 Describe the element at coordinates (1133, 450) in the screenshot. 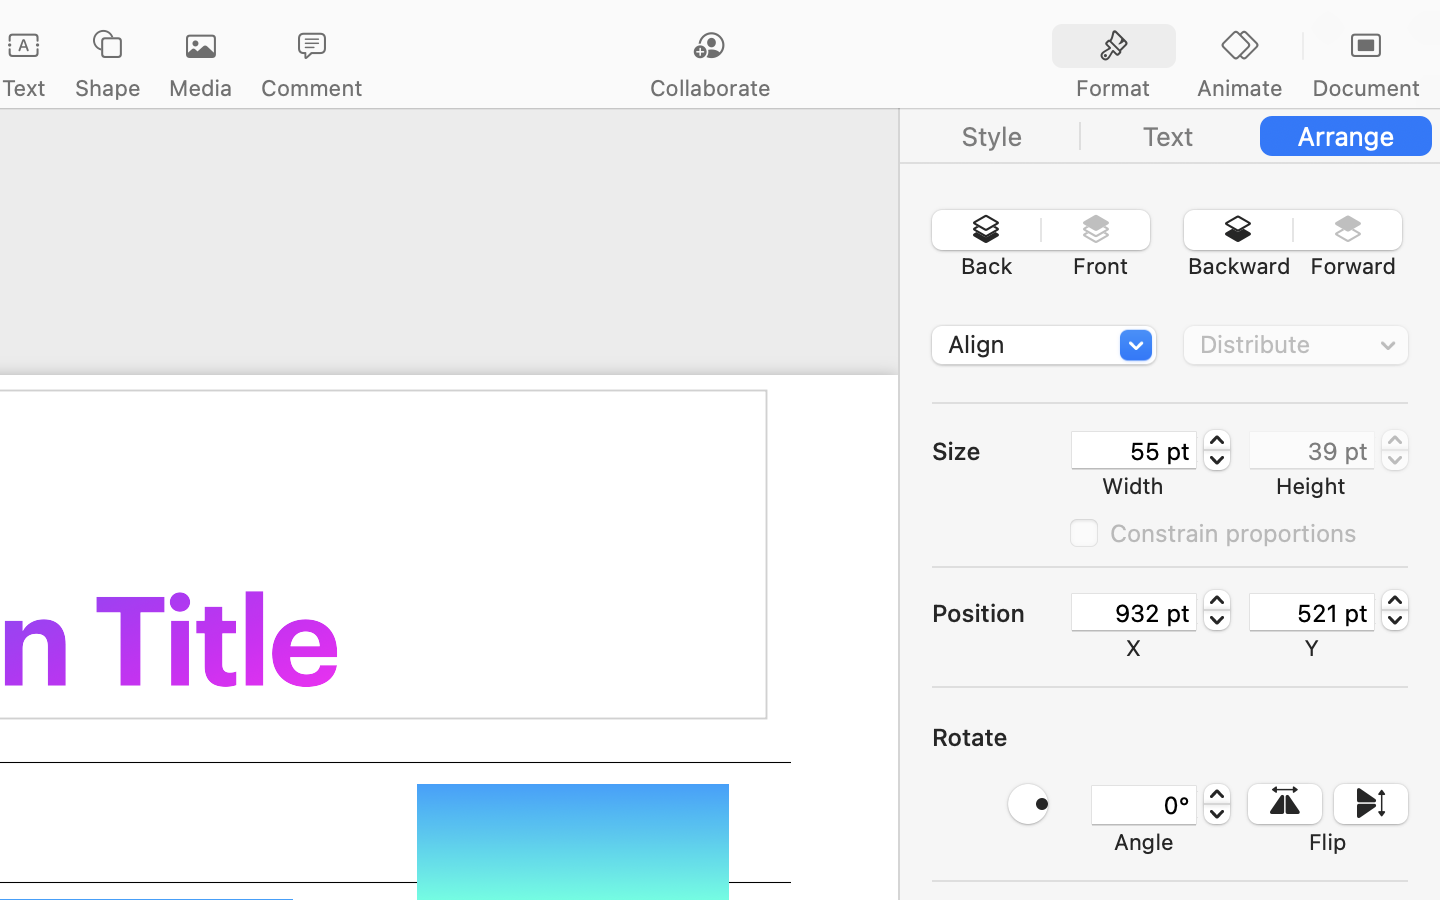

I see `'55 pt'` at that location.